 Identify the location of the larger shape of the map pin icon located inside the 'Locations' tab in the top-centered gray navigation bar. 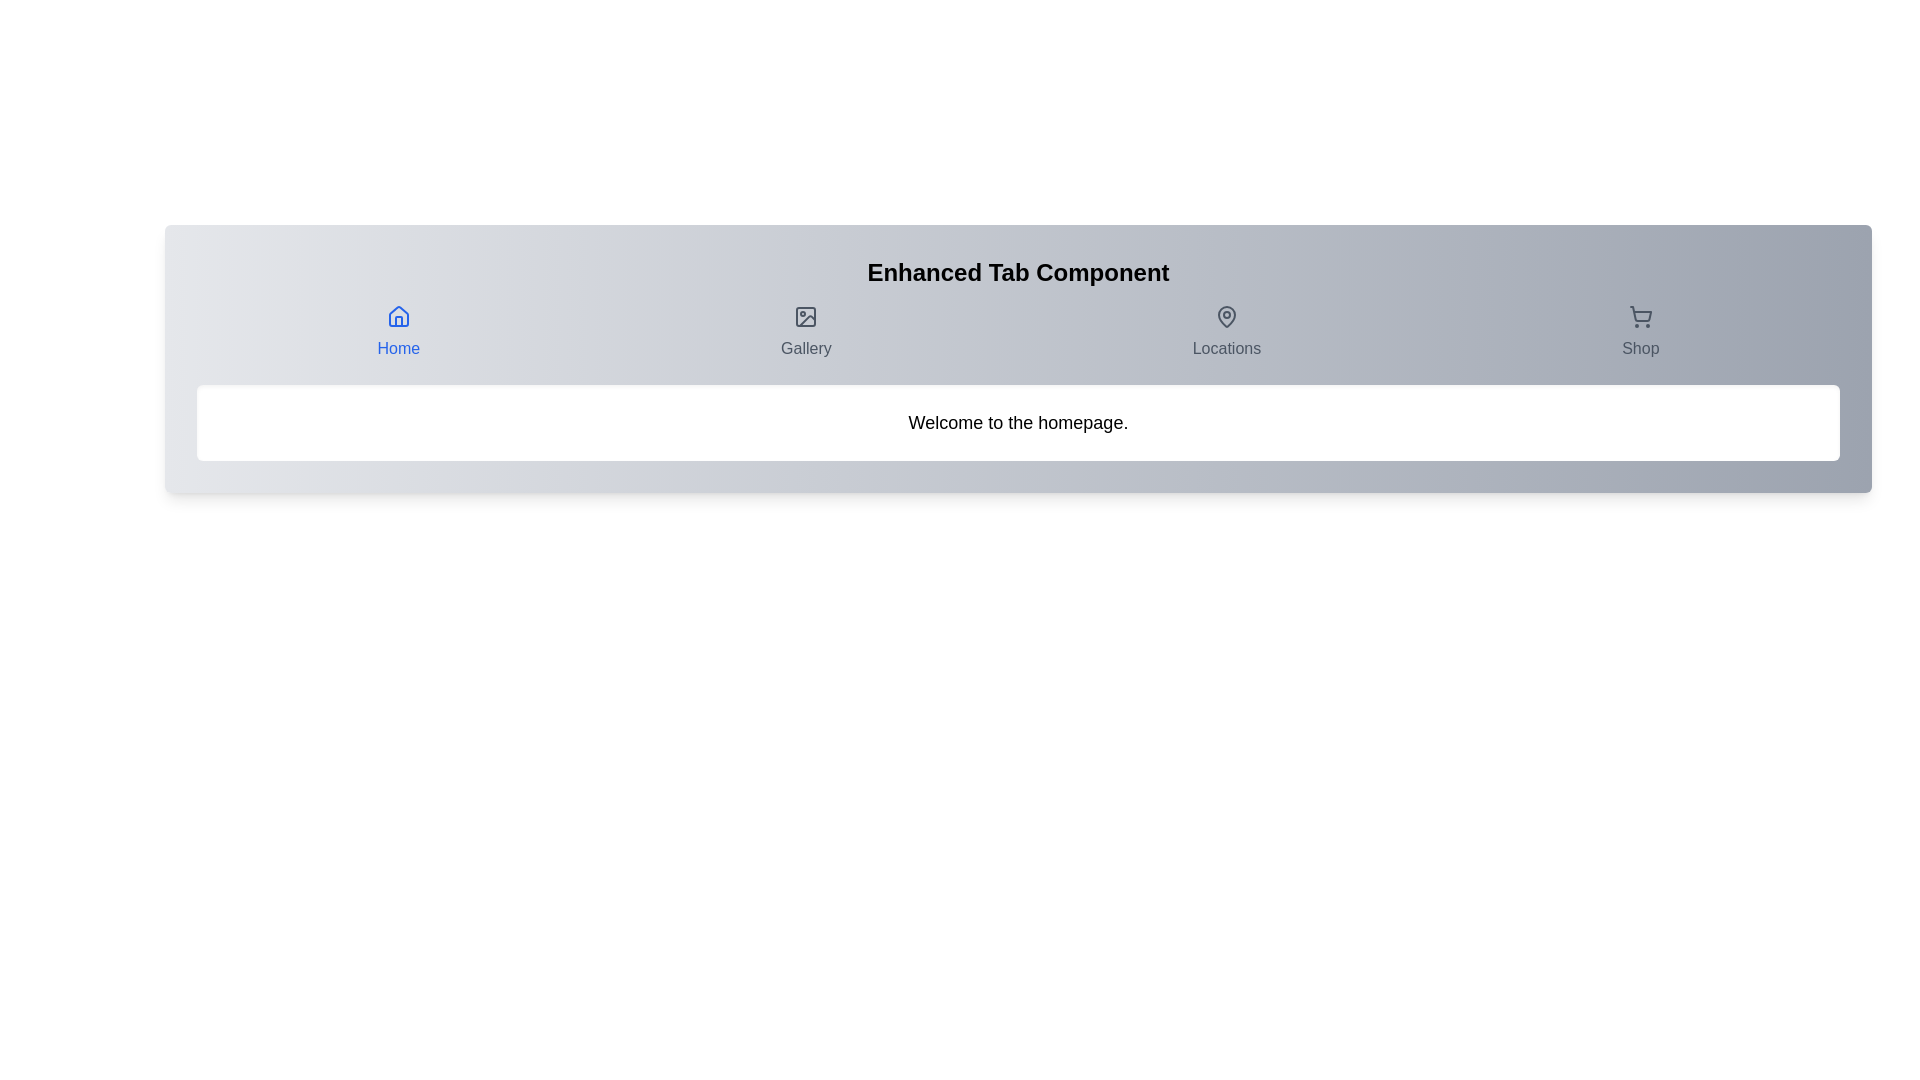
(1225, 315).